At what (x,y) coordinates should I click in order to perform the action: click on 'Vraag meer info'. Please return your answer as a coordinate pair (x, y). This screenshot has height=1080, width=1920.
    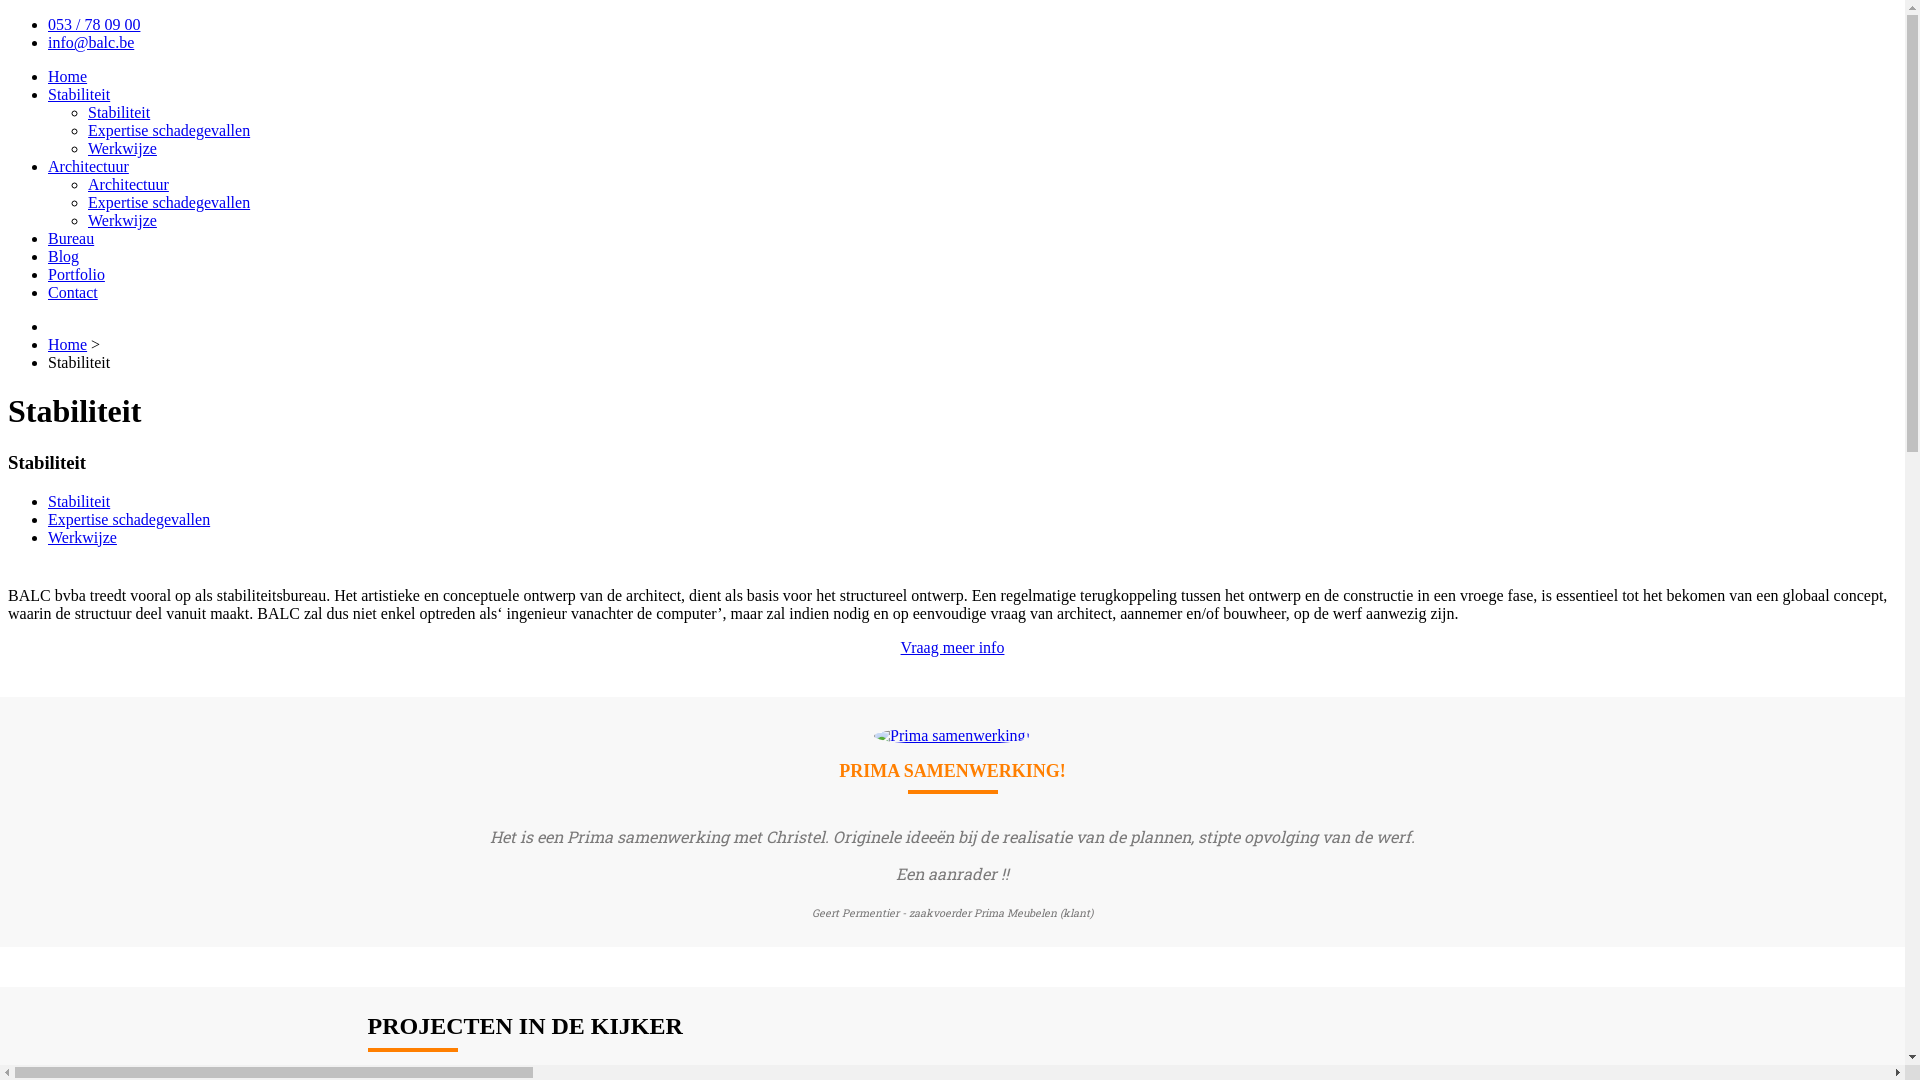
    Looking at the image, I should click on (900, 647).